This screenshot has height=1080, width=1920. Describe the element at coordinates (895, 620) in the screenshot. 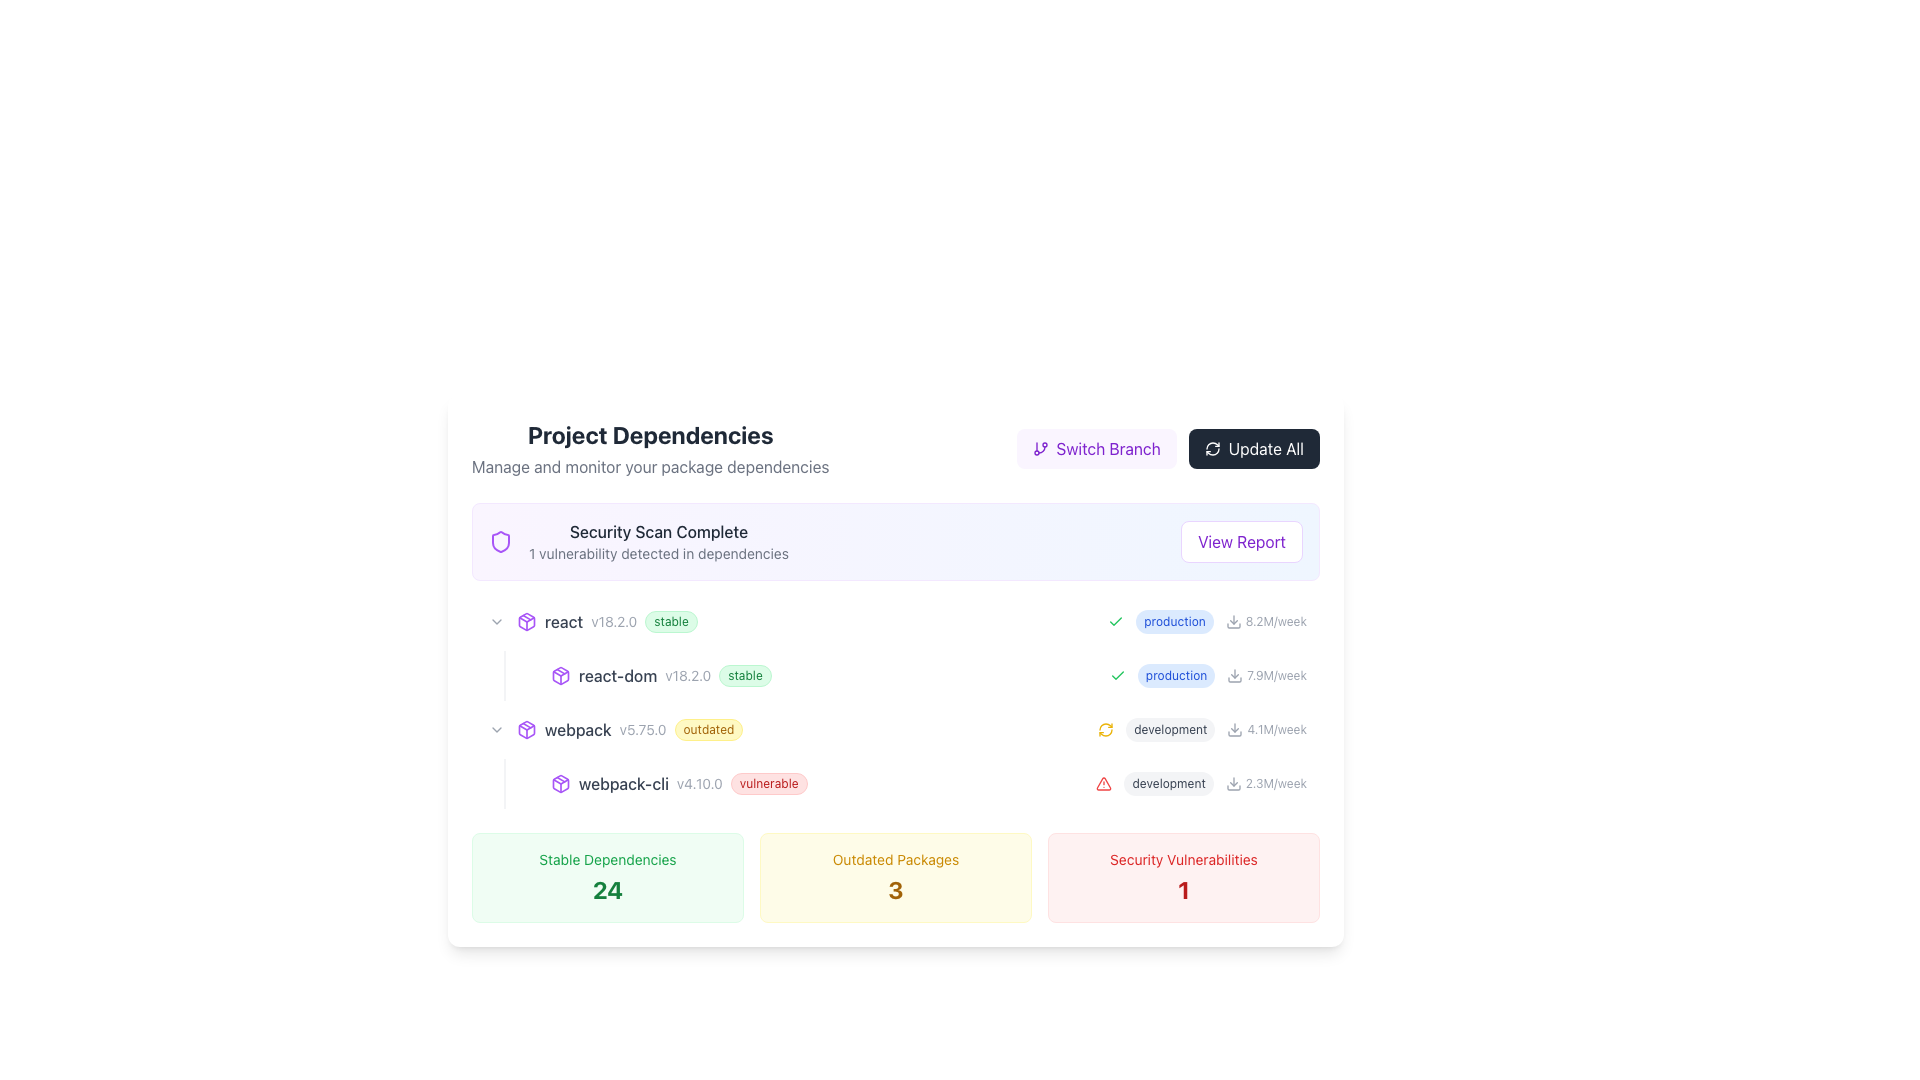

I see `the first entry of the dependencies list for 'react'` at that location.